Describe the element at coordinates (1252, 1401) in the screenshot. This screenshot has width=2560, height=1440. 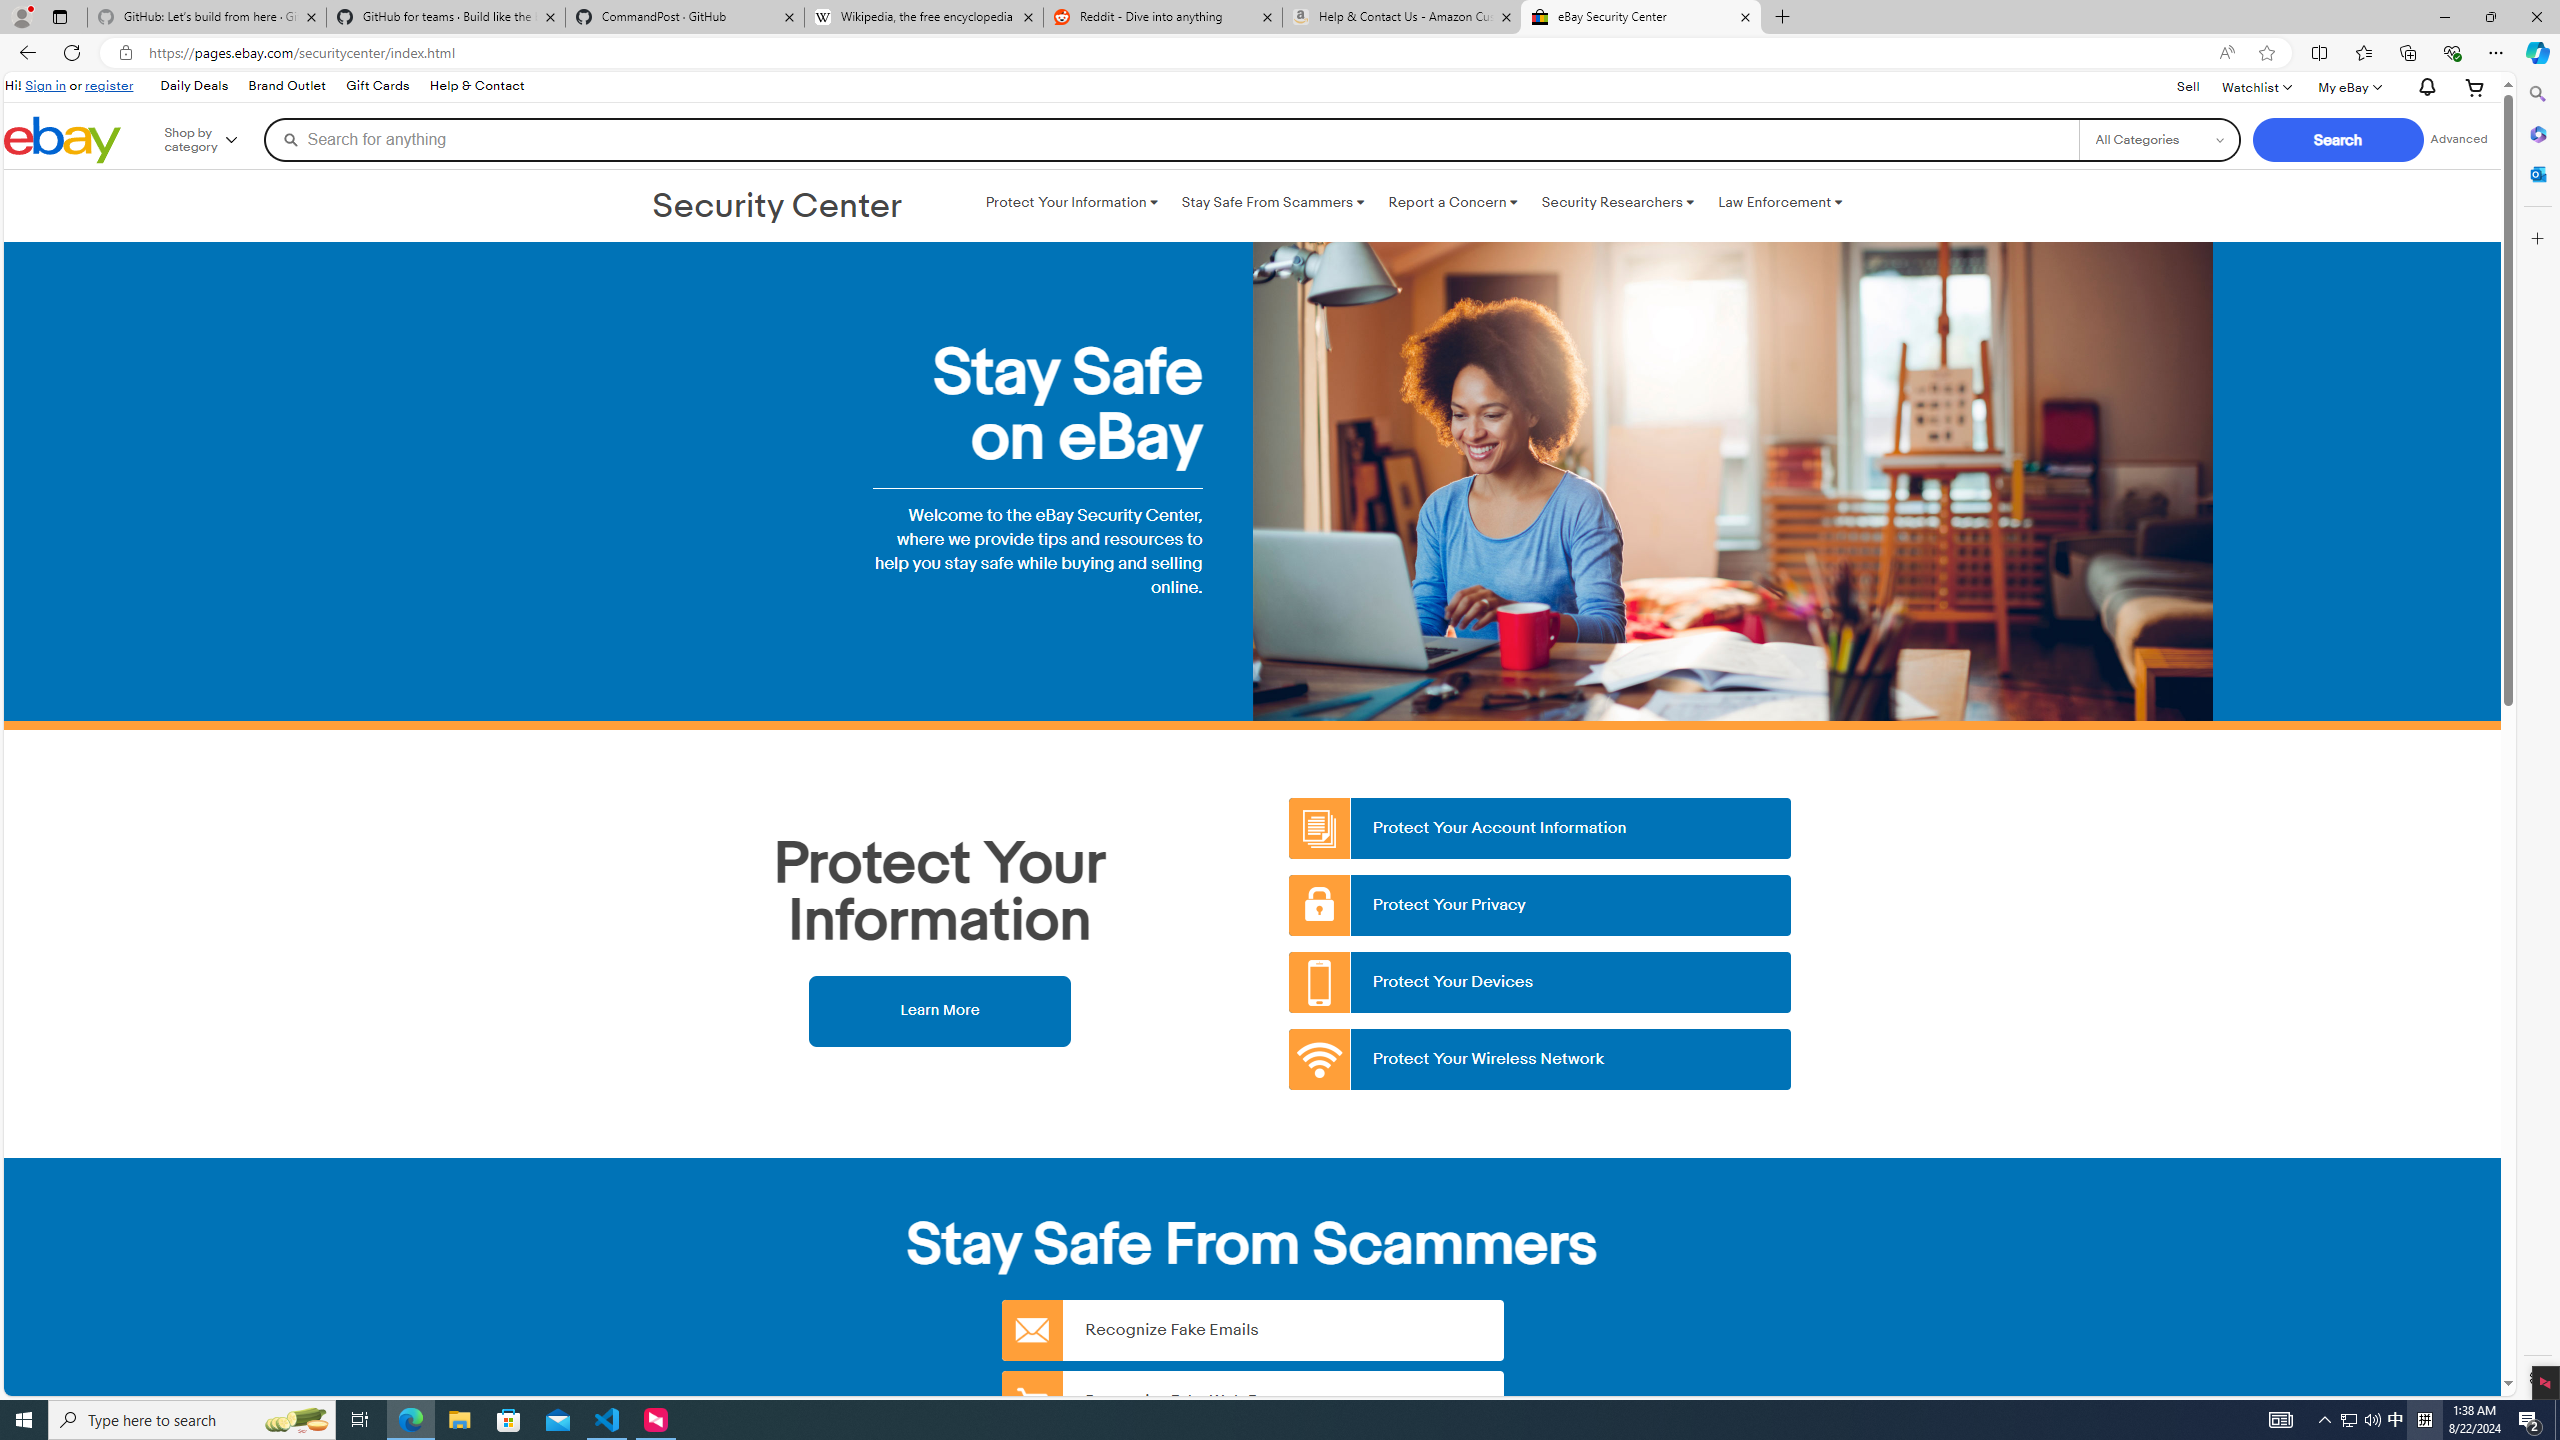
I see `'Recognize Fake Web Pages'` at that location.